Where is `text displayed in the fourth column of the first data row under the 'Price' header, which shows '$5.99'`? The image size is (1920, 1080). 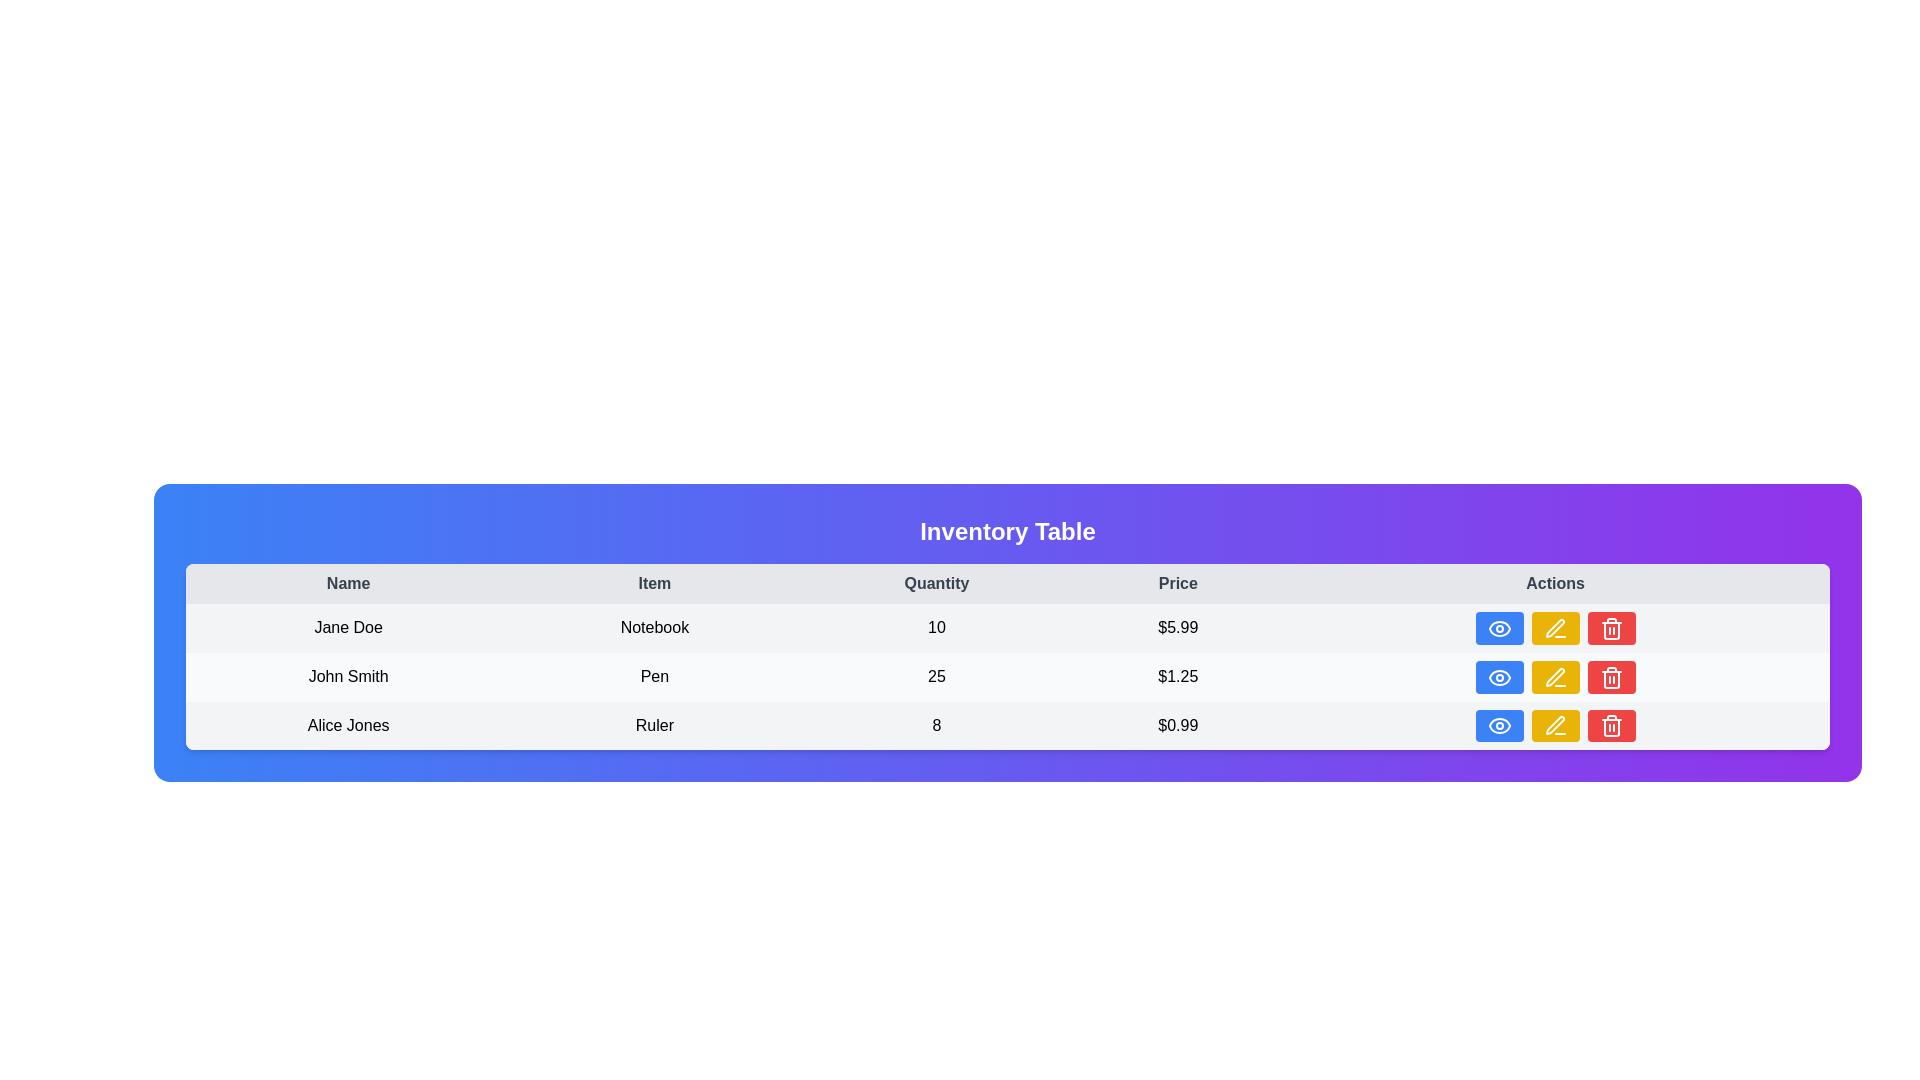 text displayed in the fourth column of the first data row under the 'Price' header, which shows '$5.99' is located at coordinates (1178, 627).